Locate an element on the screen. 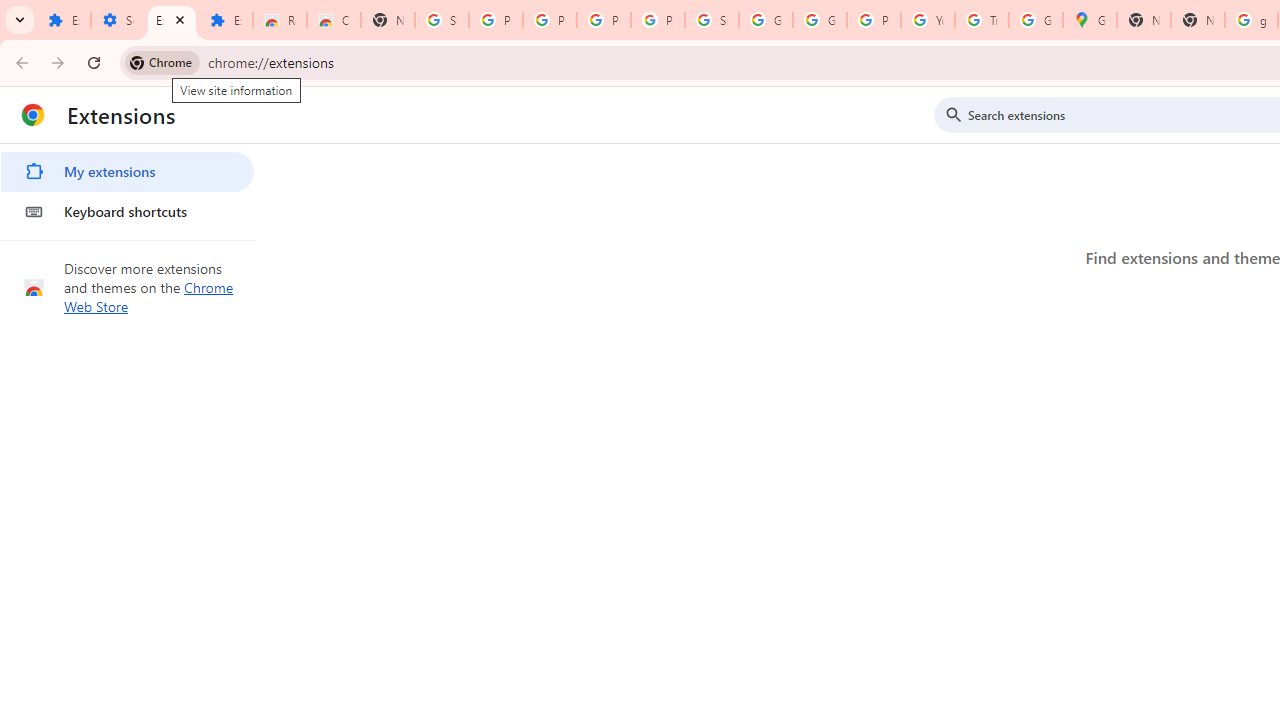 The image size is (1280, 720). 'My extensions' is located at coordinates (126, 171).